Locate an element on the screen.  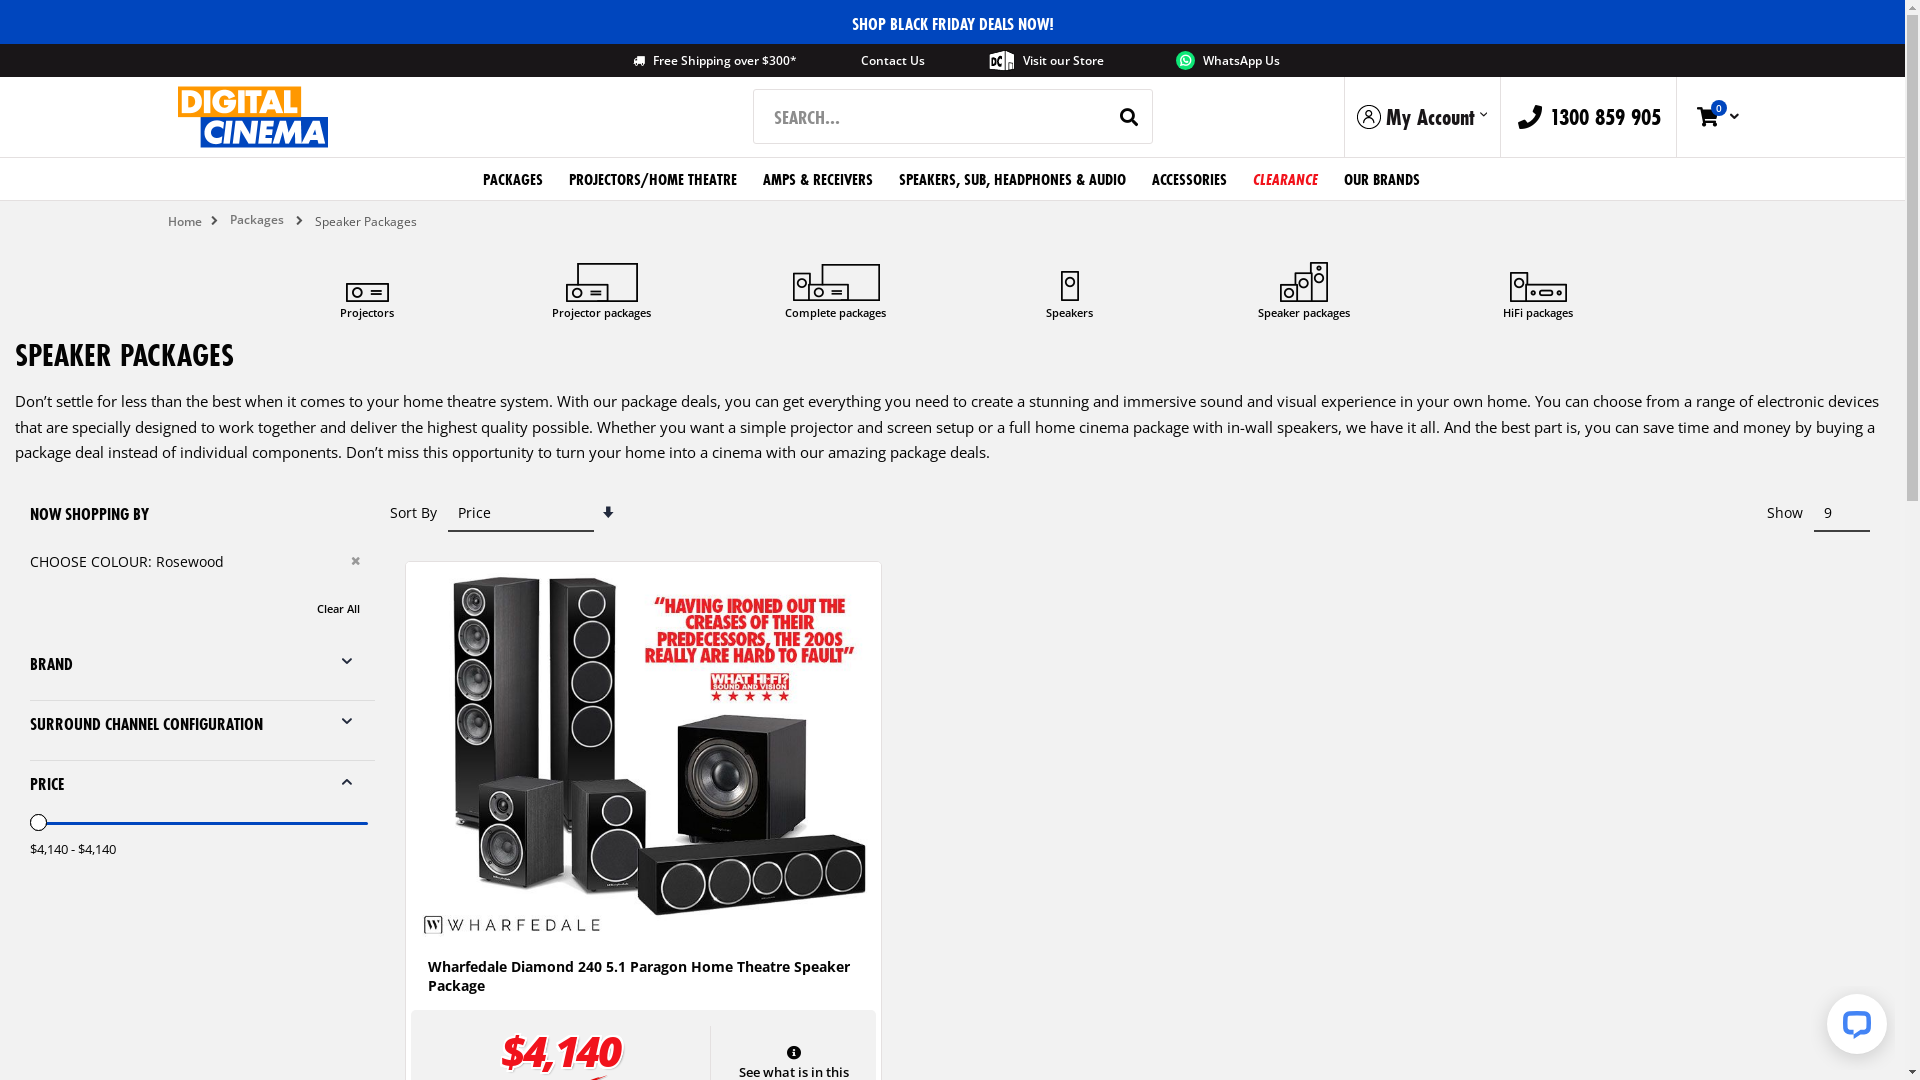
'1300 859 905' is located at coordinates (1502, 116).